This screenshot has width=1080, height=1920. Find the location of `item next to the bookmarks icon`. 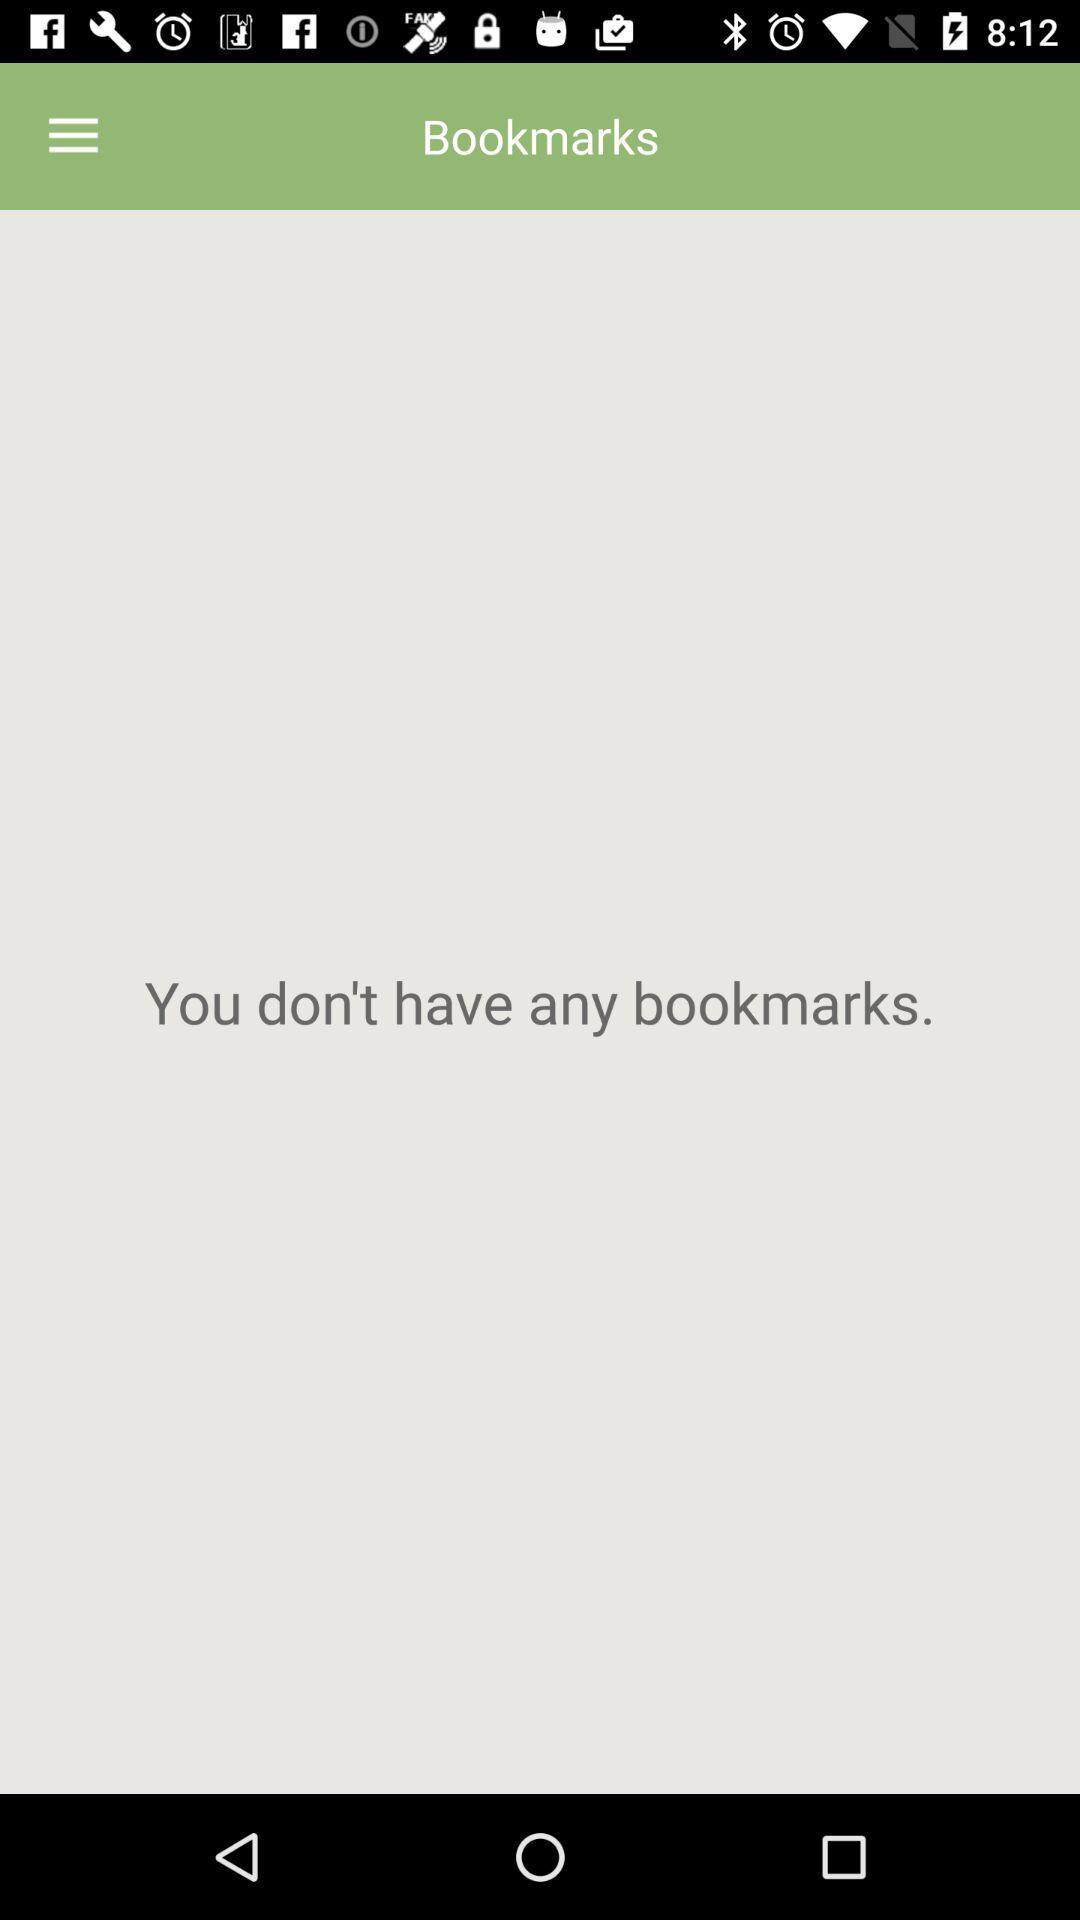

item next to the bookmarks icon is located at coordinates (72, 135).